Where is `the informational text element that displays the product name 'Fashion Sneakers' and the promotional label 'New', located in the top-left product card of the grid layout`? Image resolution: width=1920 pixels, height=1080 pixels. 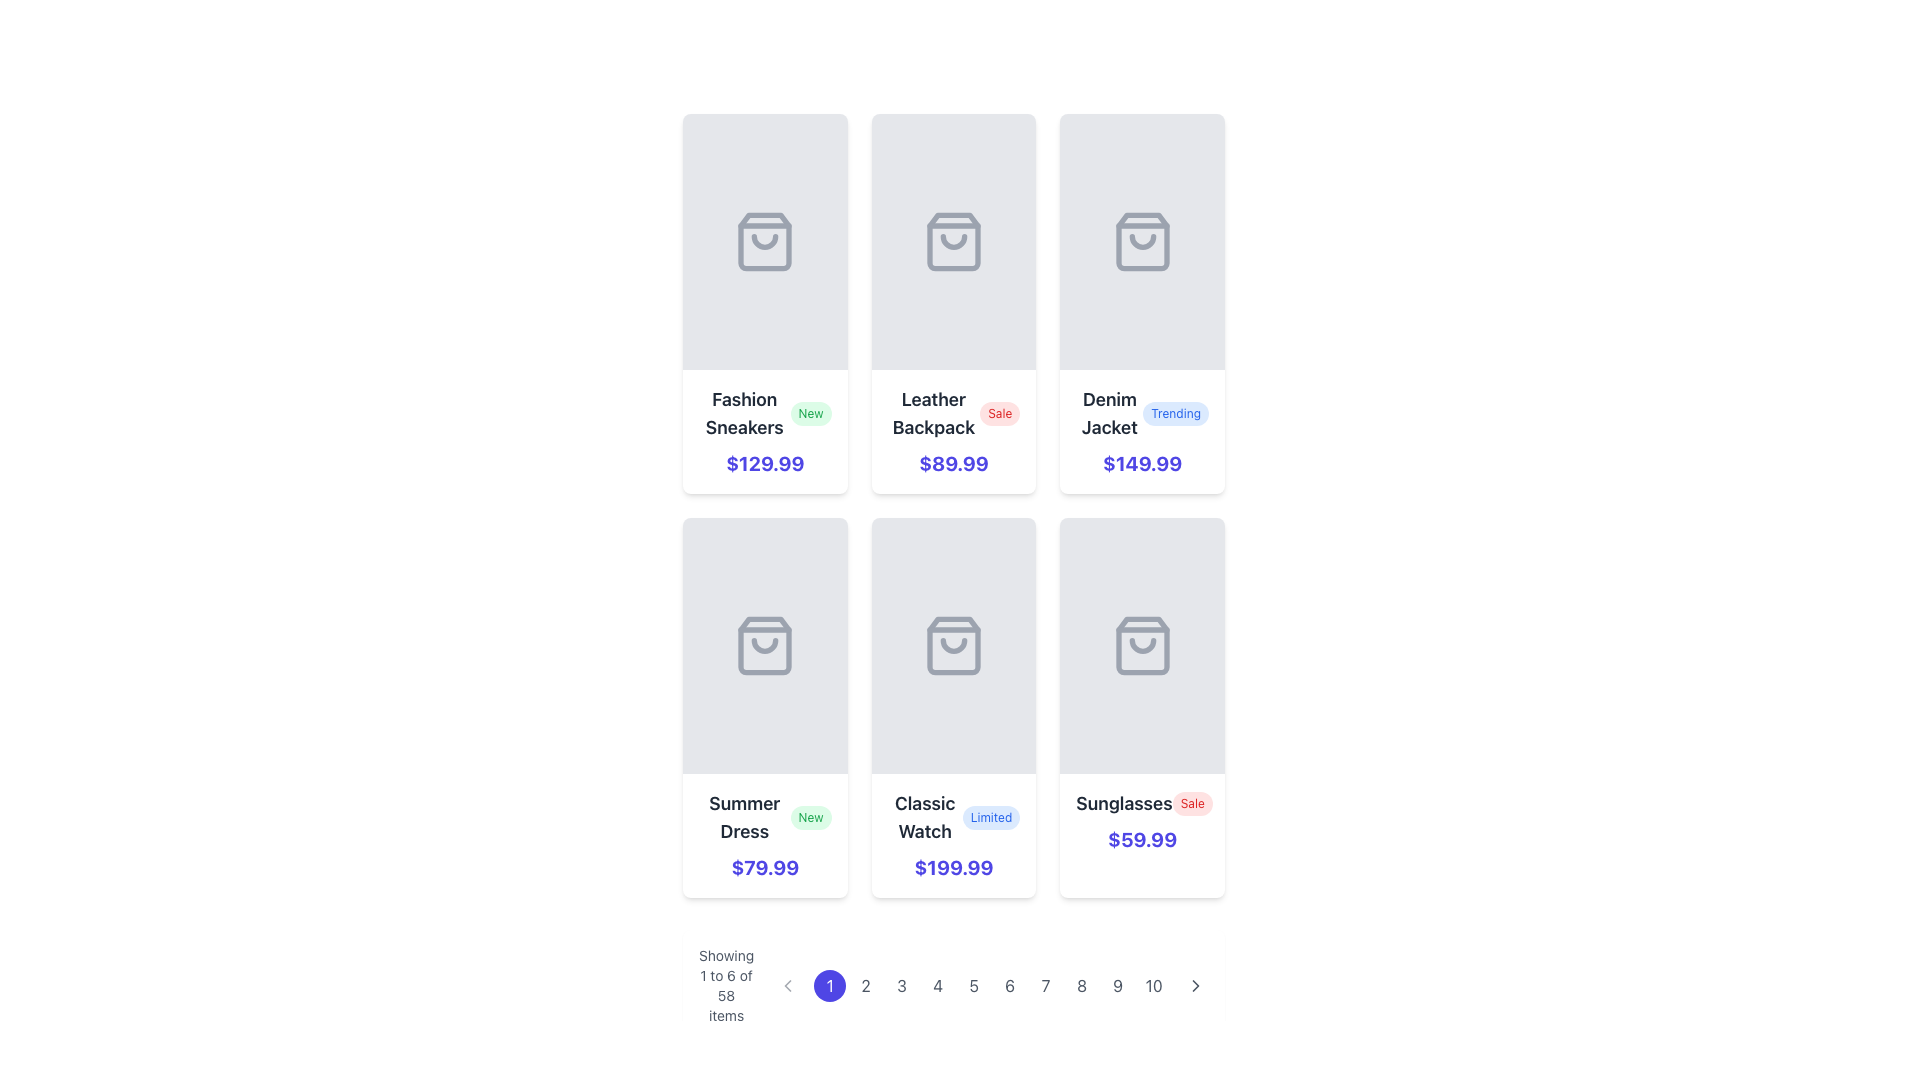 the informational text element that displays the product name 'Fashion Sneakers' and the promotional label 'New', located in the top-left product card of the grid layout is located at coordinates (764, 412).